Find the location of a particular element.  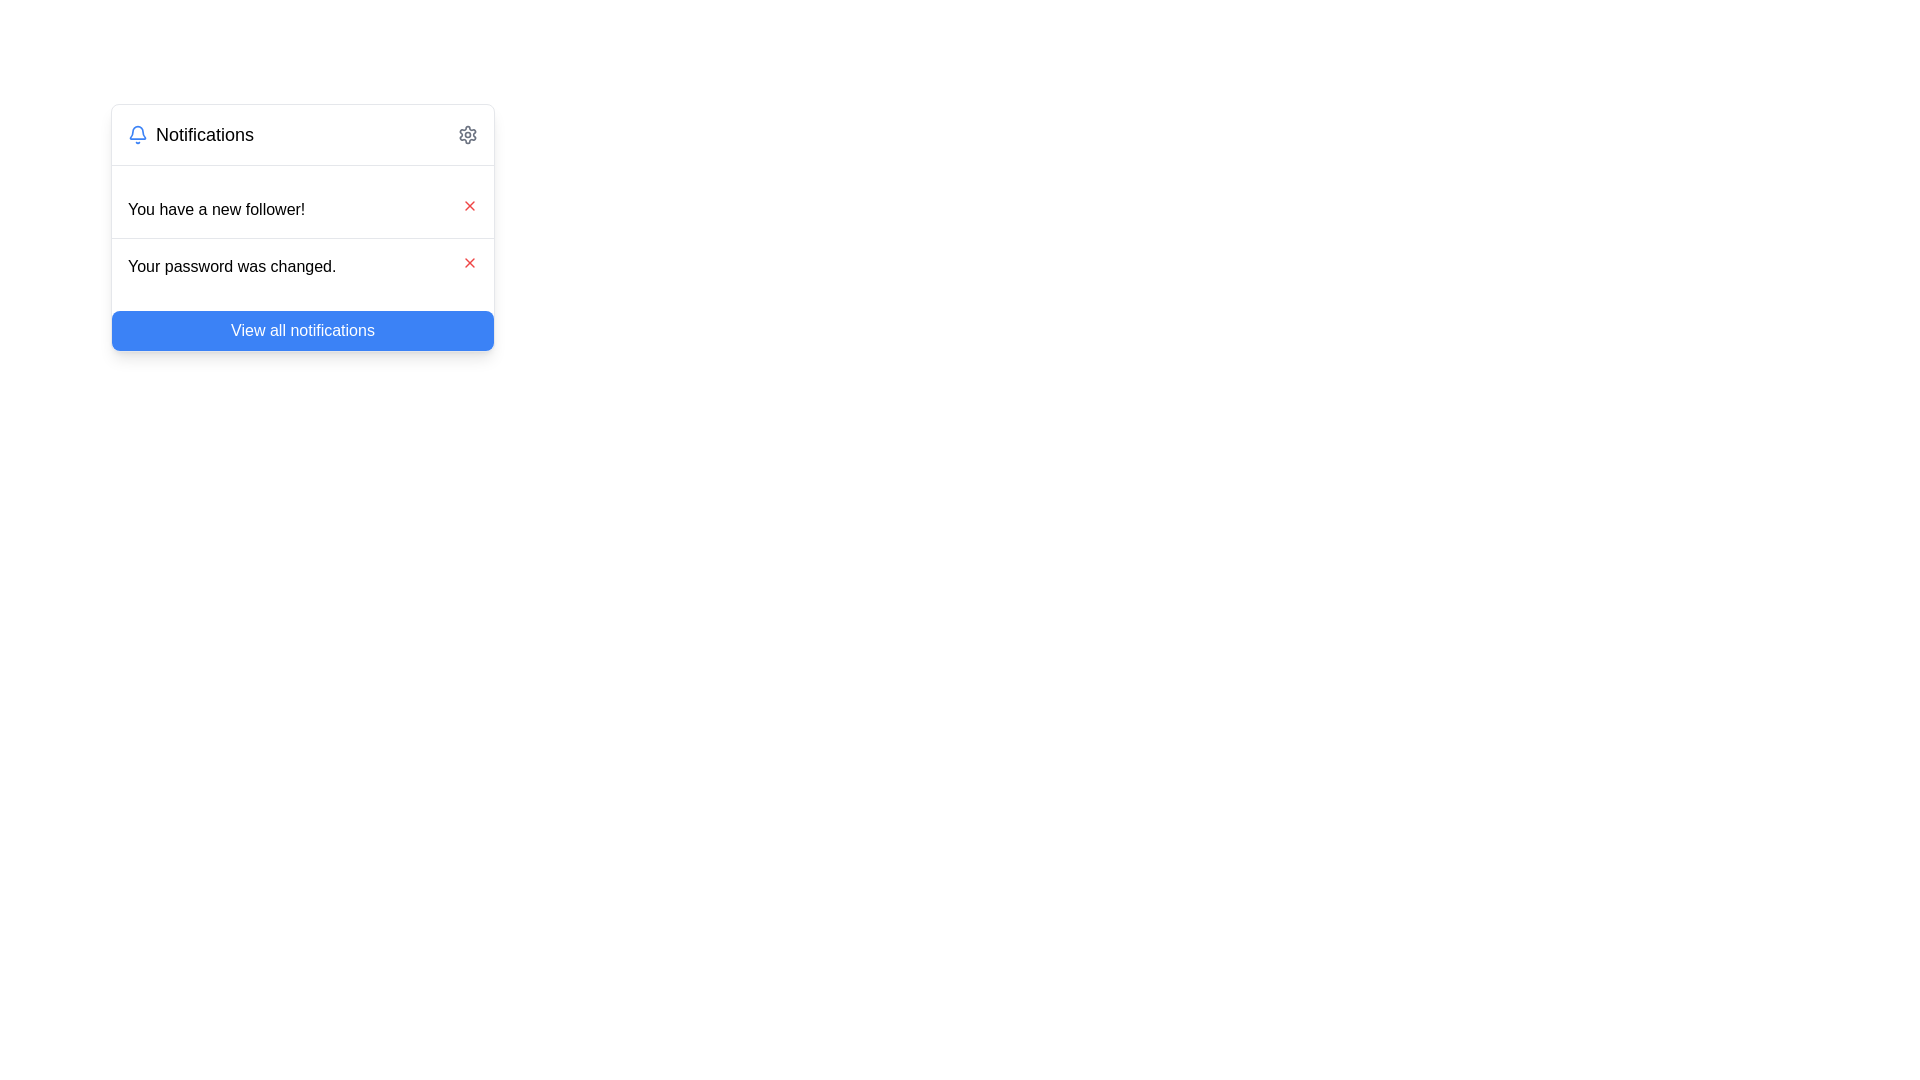

notification message indicating the user's password has been updated, which is displayed as a text label in the second row of the notification list, below 'You have a new follower!' and to the left of the dismissal 'X' icon is located at coordinates (232, 265).